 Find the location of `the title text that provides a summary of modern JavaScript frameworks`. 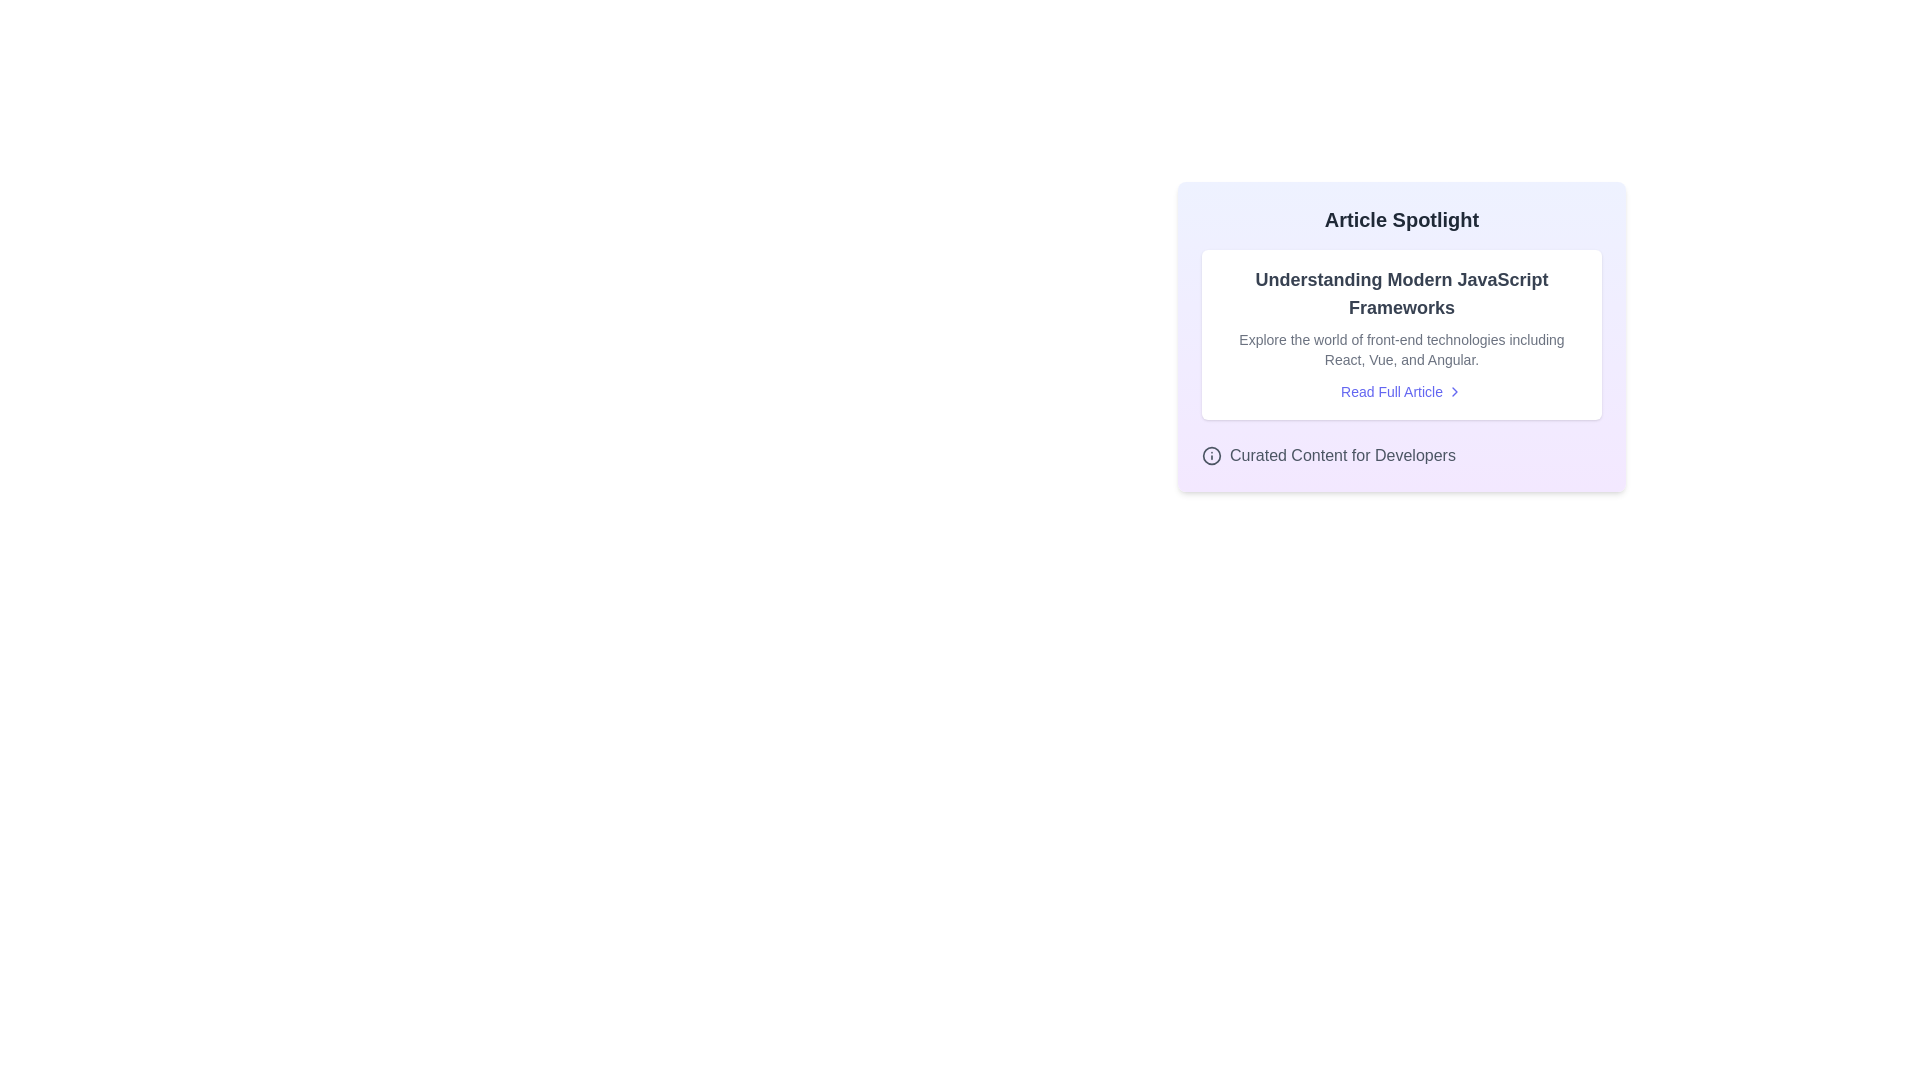

the title text that provides a summary of modern JavaScript frameworks is located at coordinates (1400, 293).